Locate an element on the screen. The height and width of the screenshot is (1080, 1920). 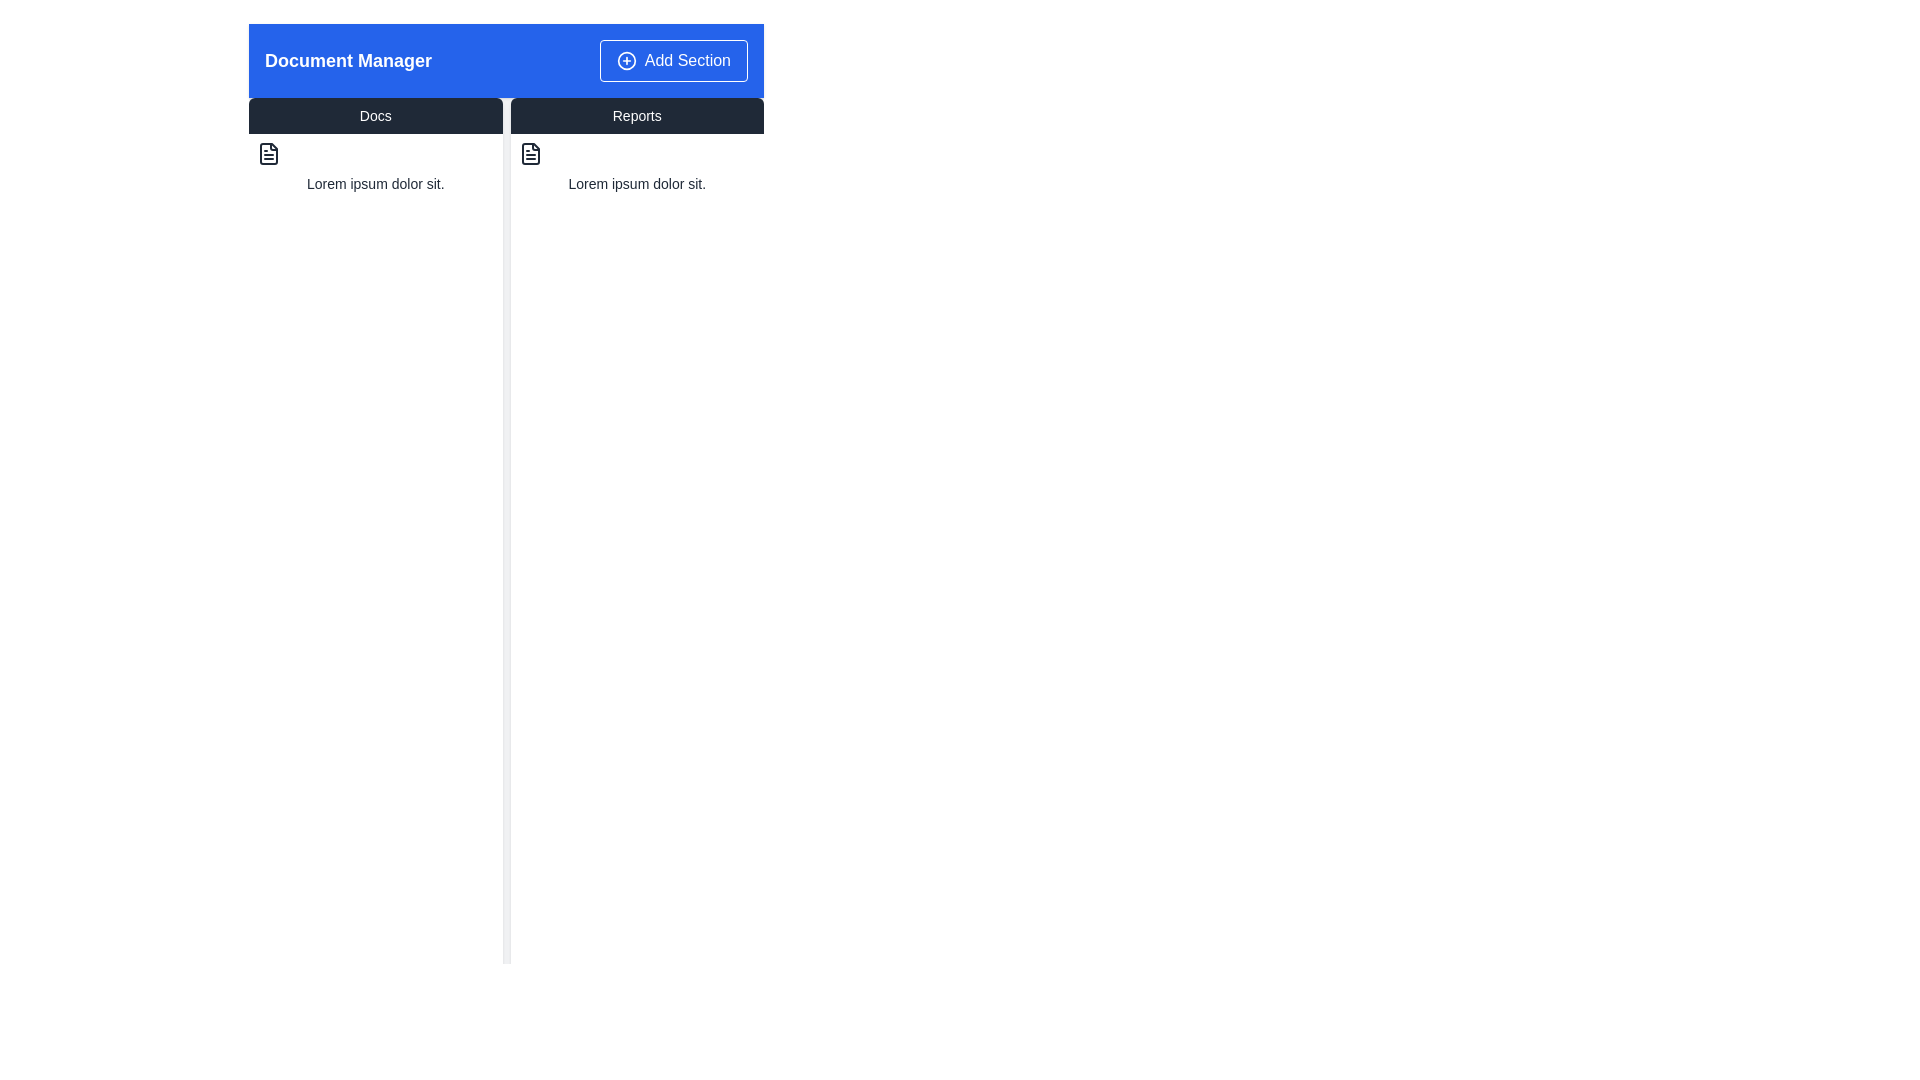
the Text Label that serves as the title or identifier for the 'Document Manager' section, positioned on the left side of the header bar is located at coordinates (348, 60).